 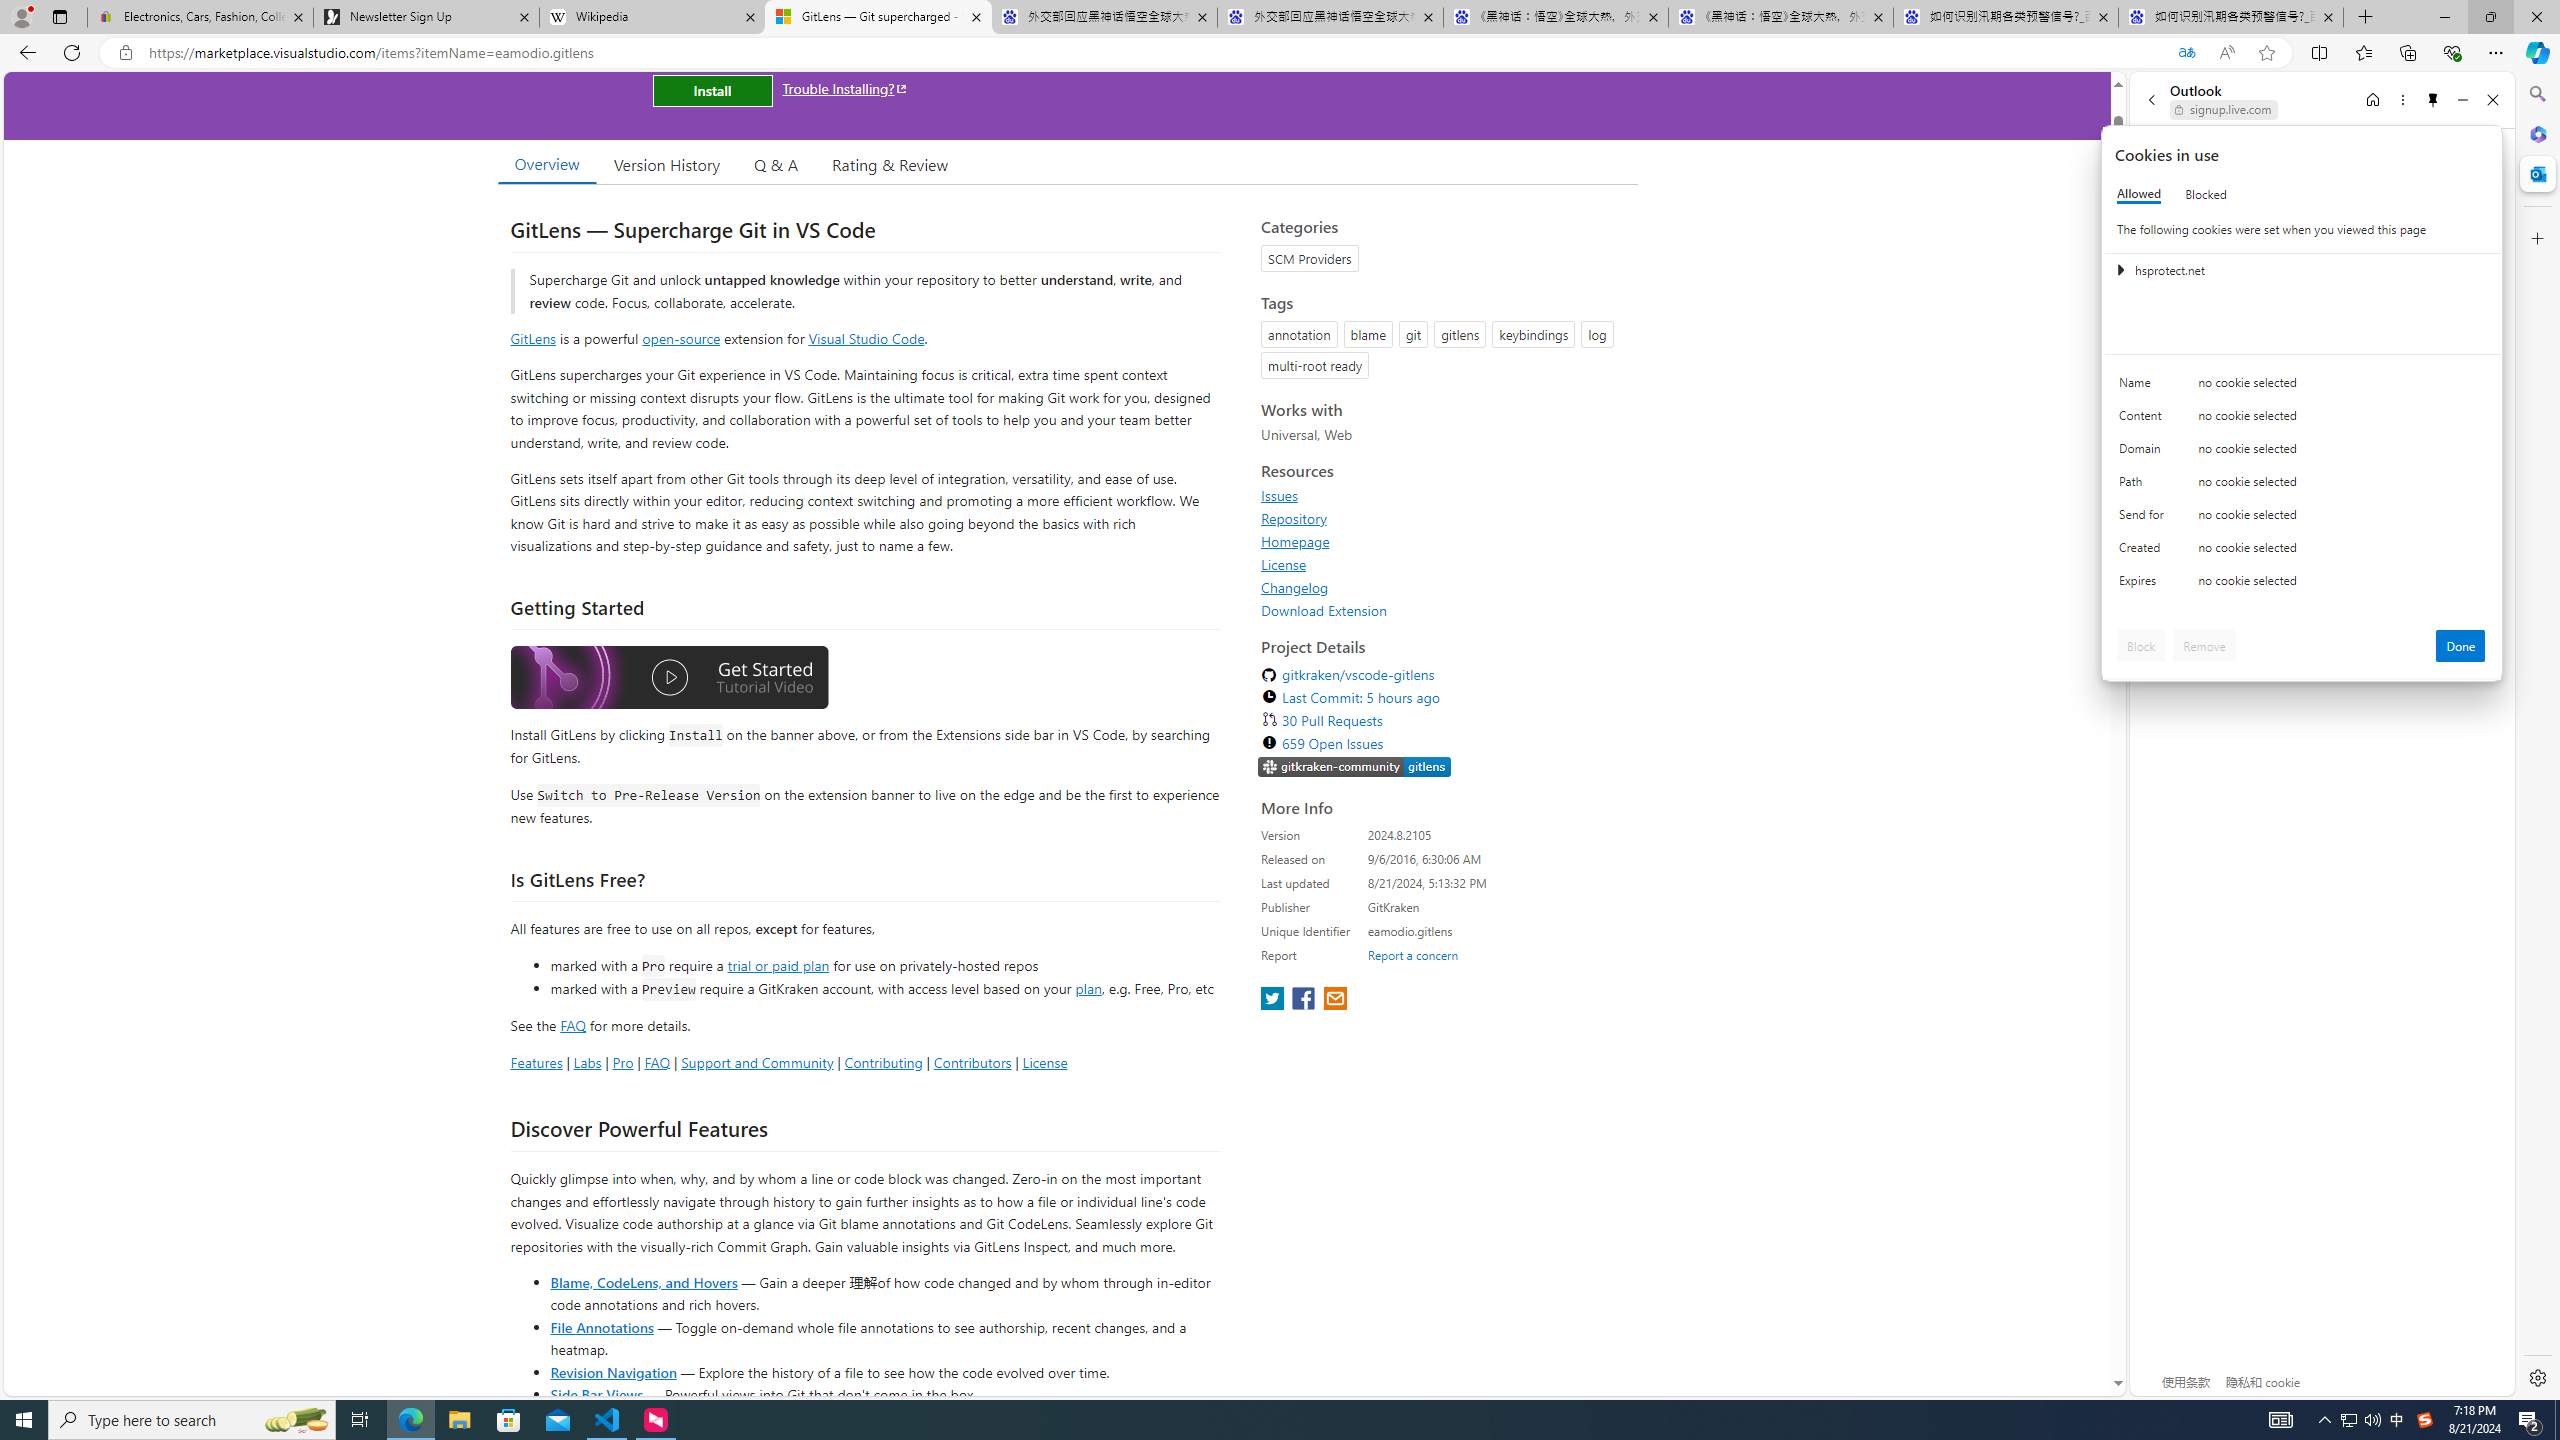 I want to click on 'Block', so click(x=2140, y=646).